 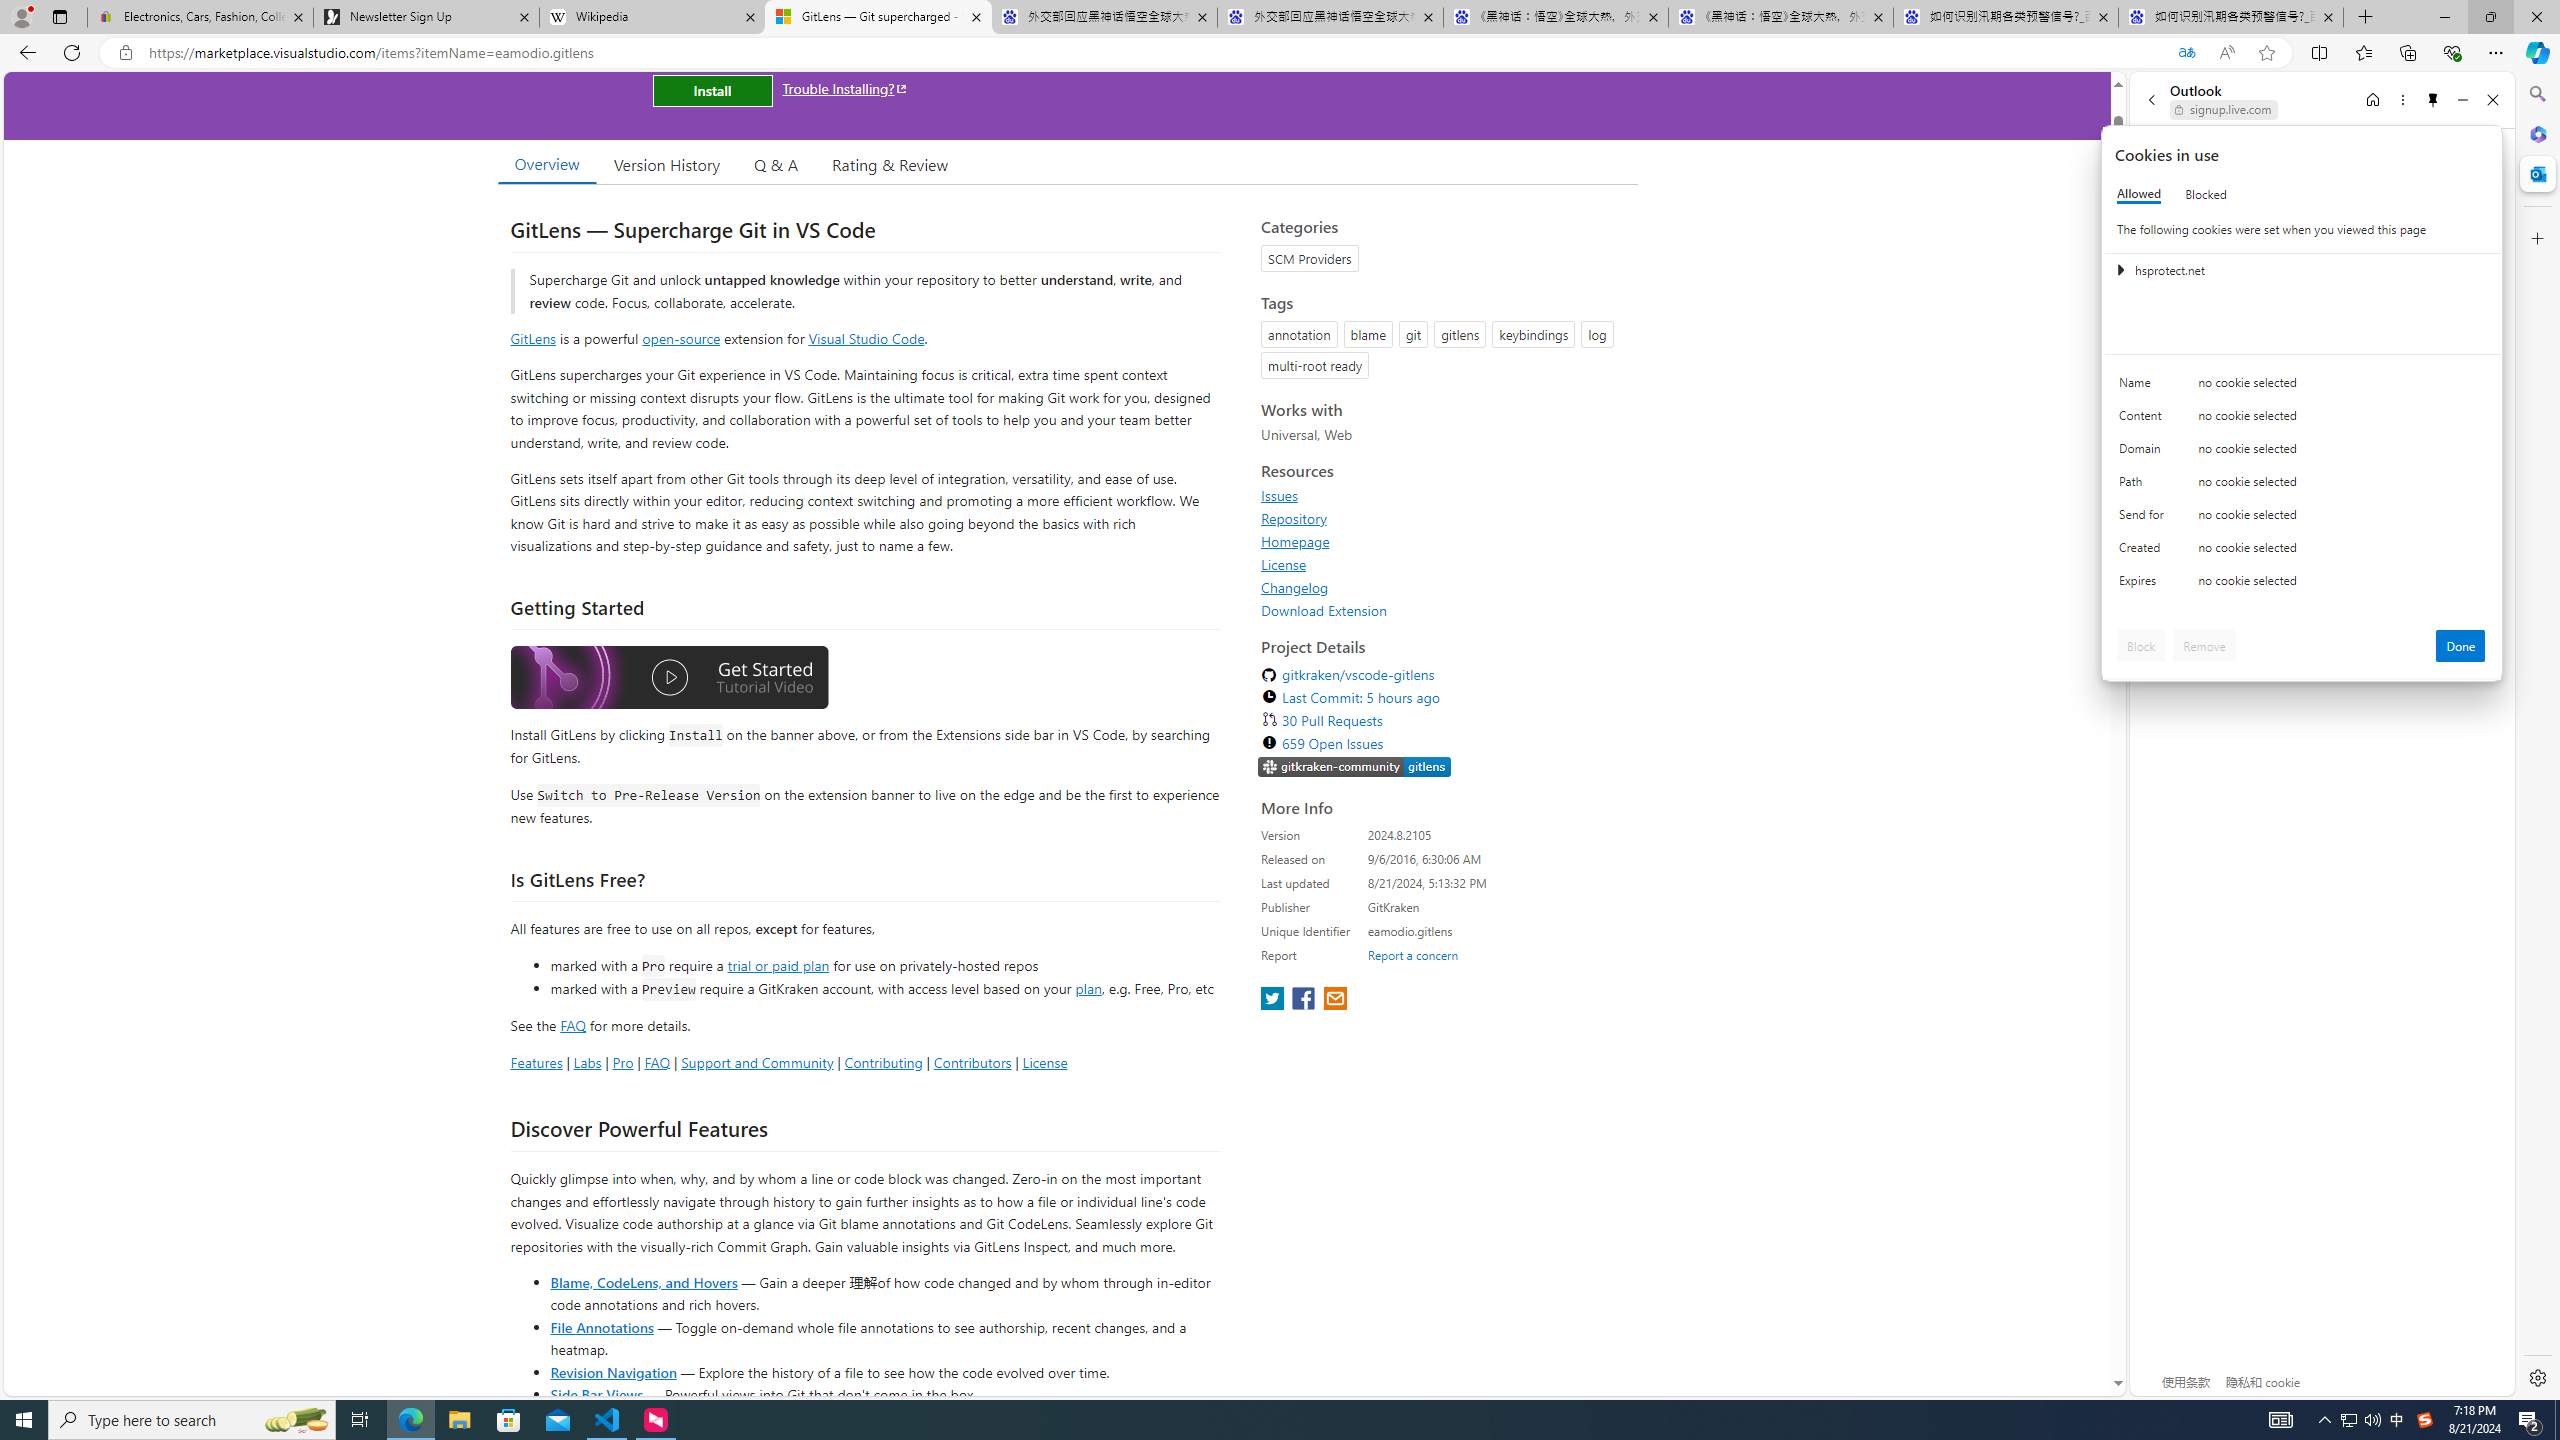 I want to click on 'Block', so click(x=2140, y=646).